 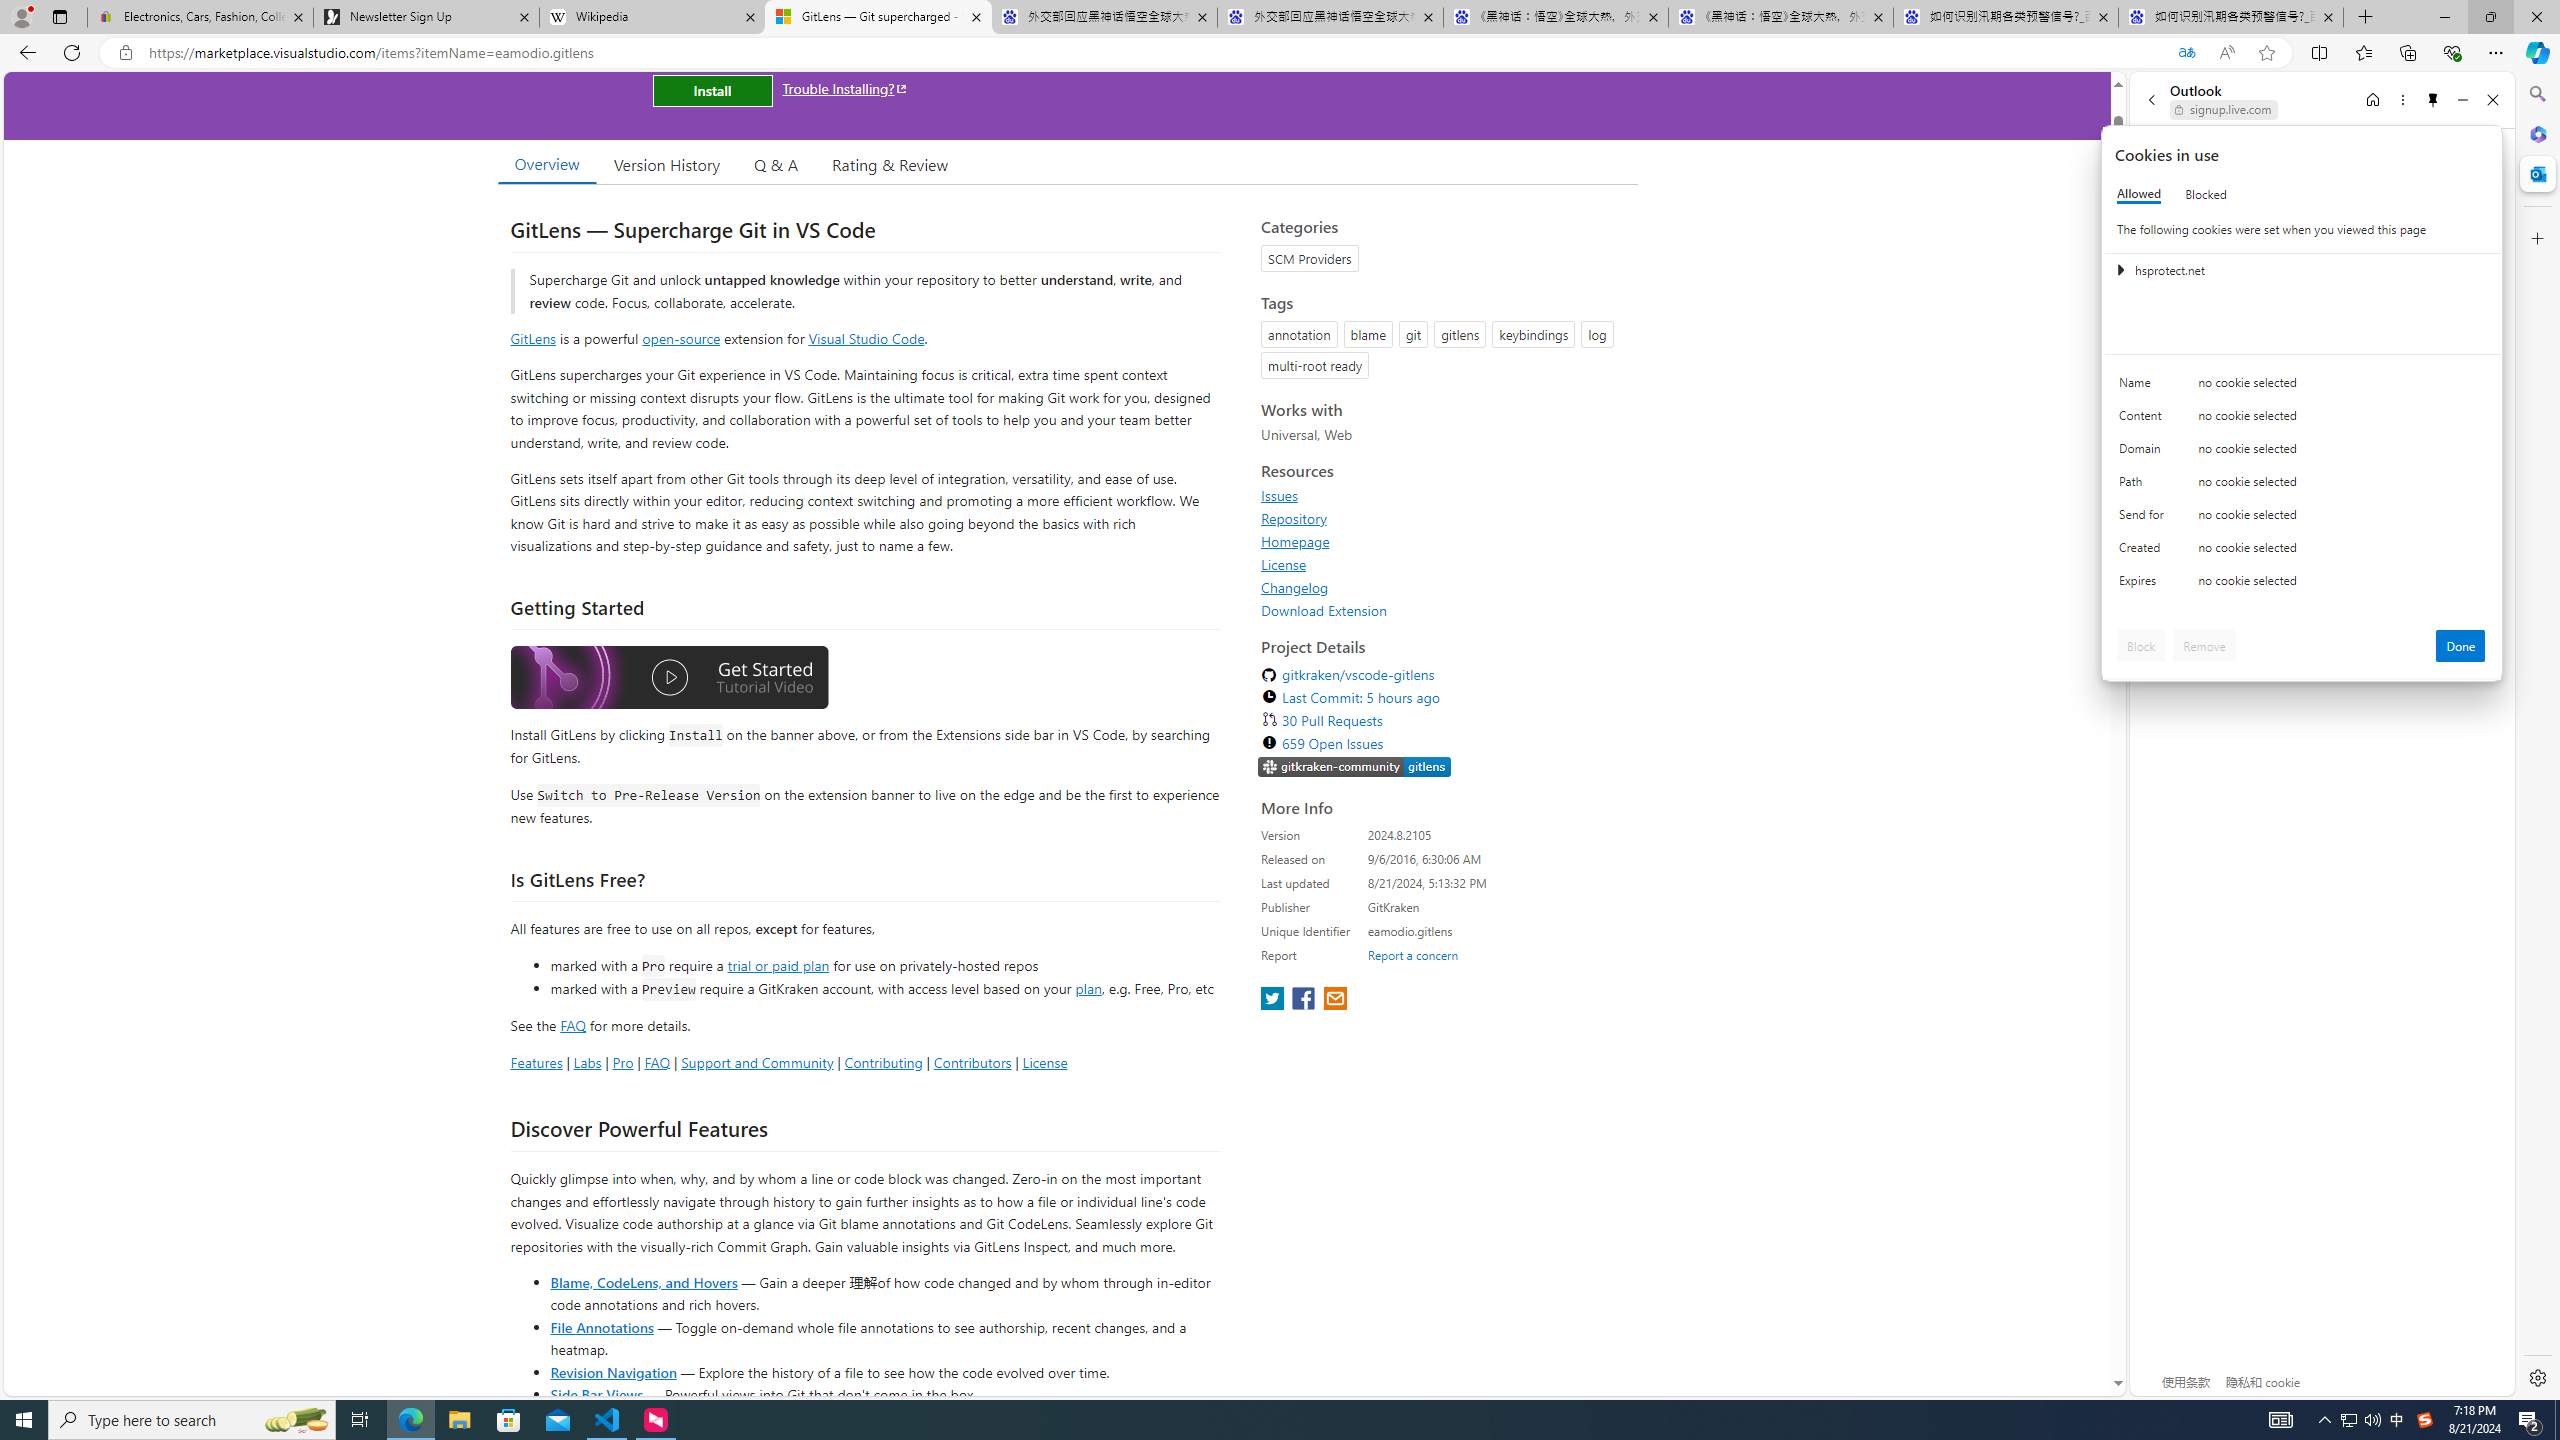 I want to click on 'Block', so click(x=2140, y=646).